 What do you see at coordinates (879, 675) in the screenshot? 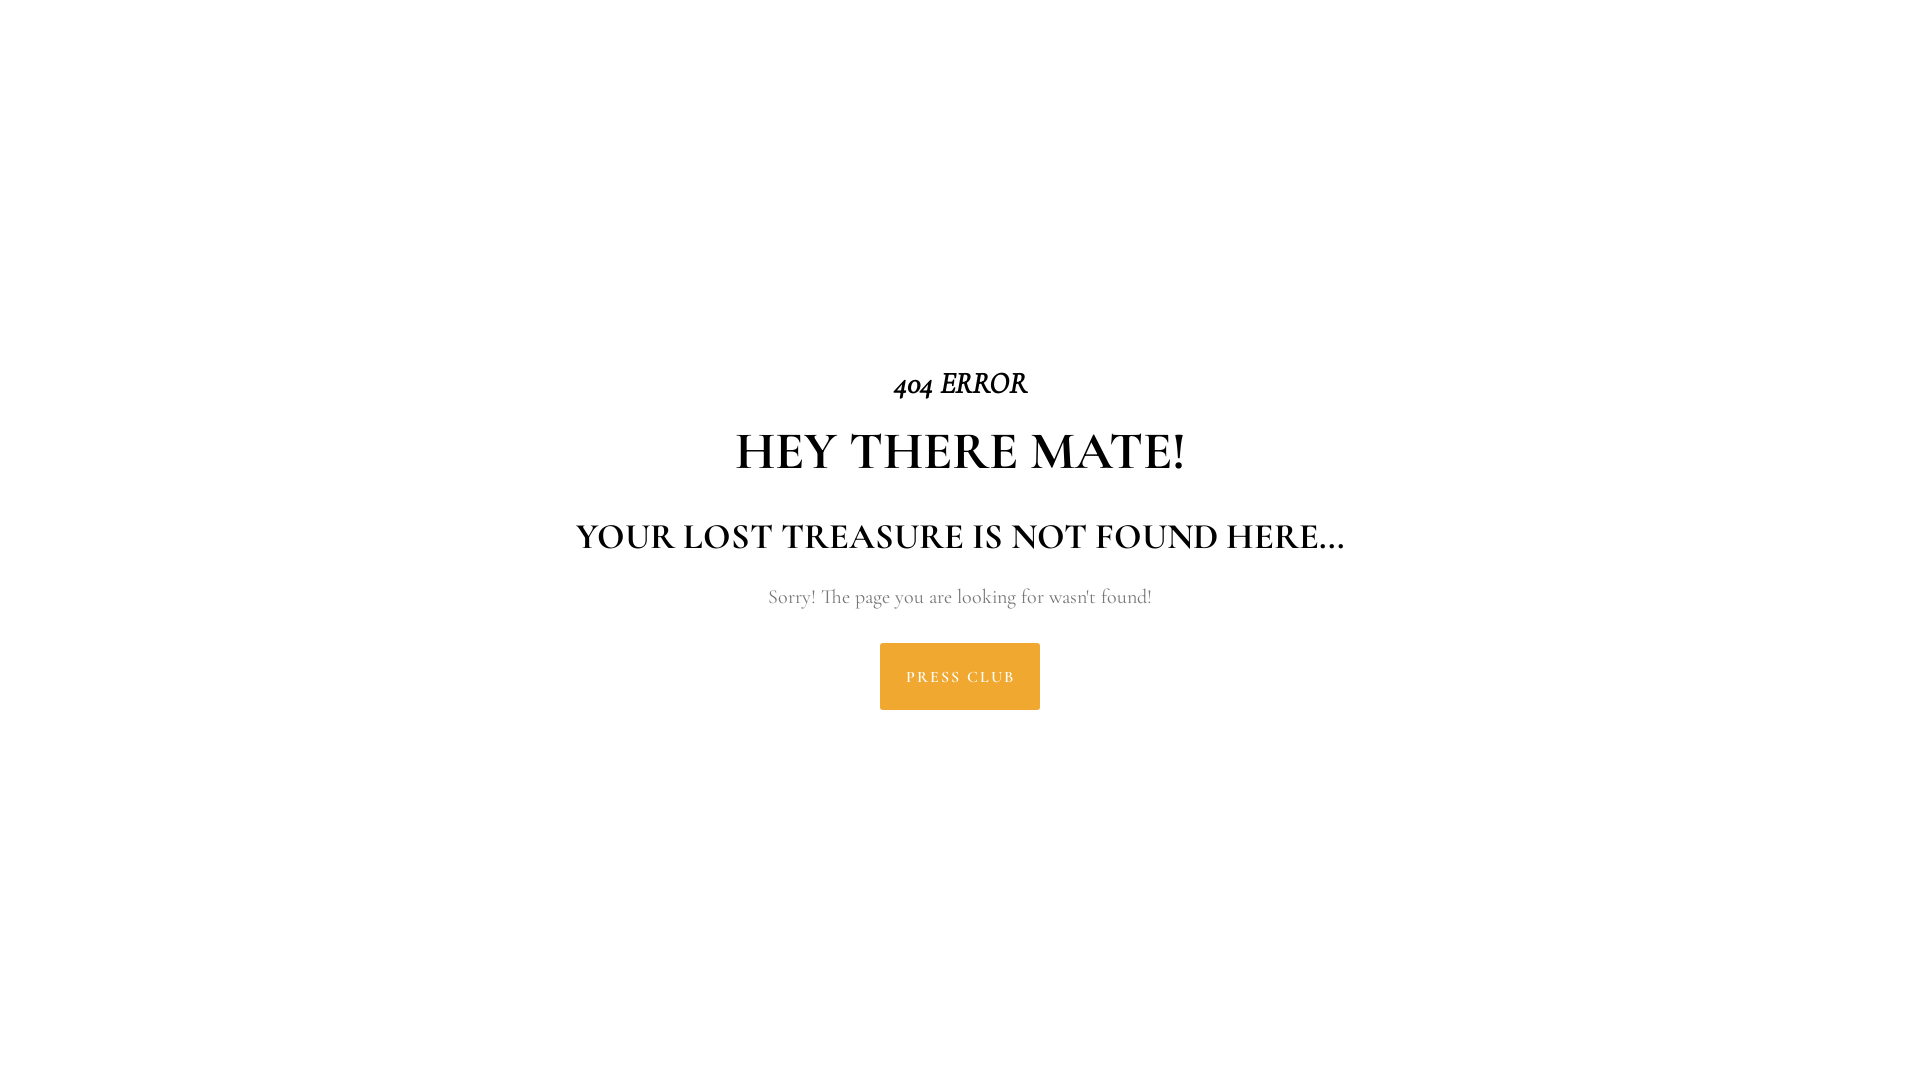
I see `'PRESS CLUB'` at bounding box center [879, 675].